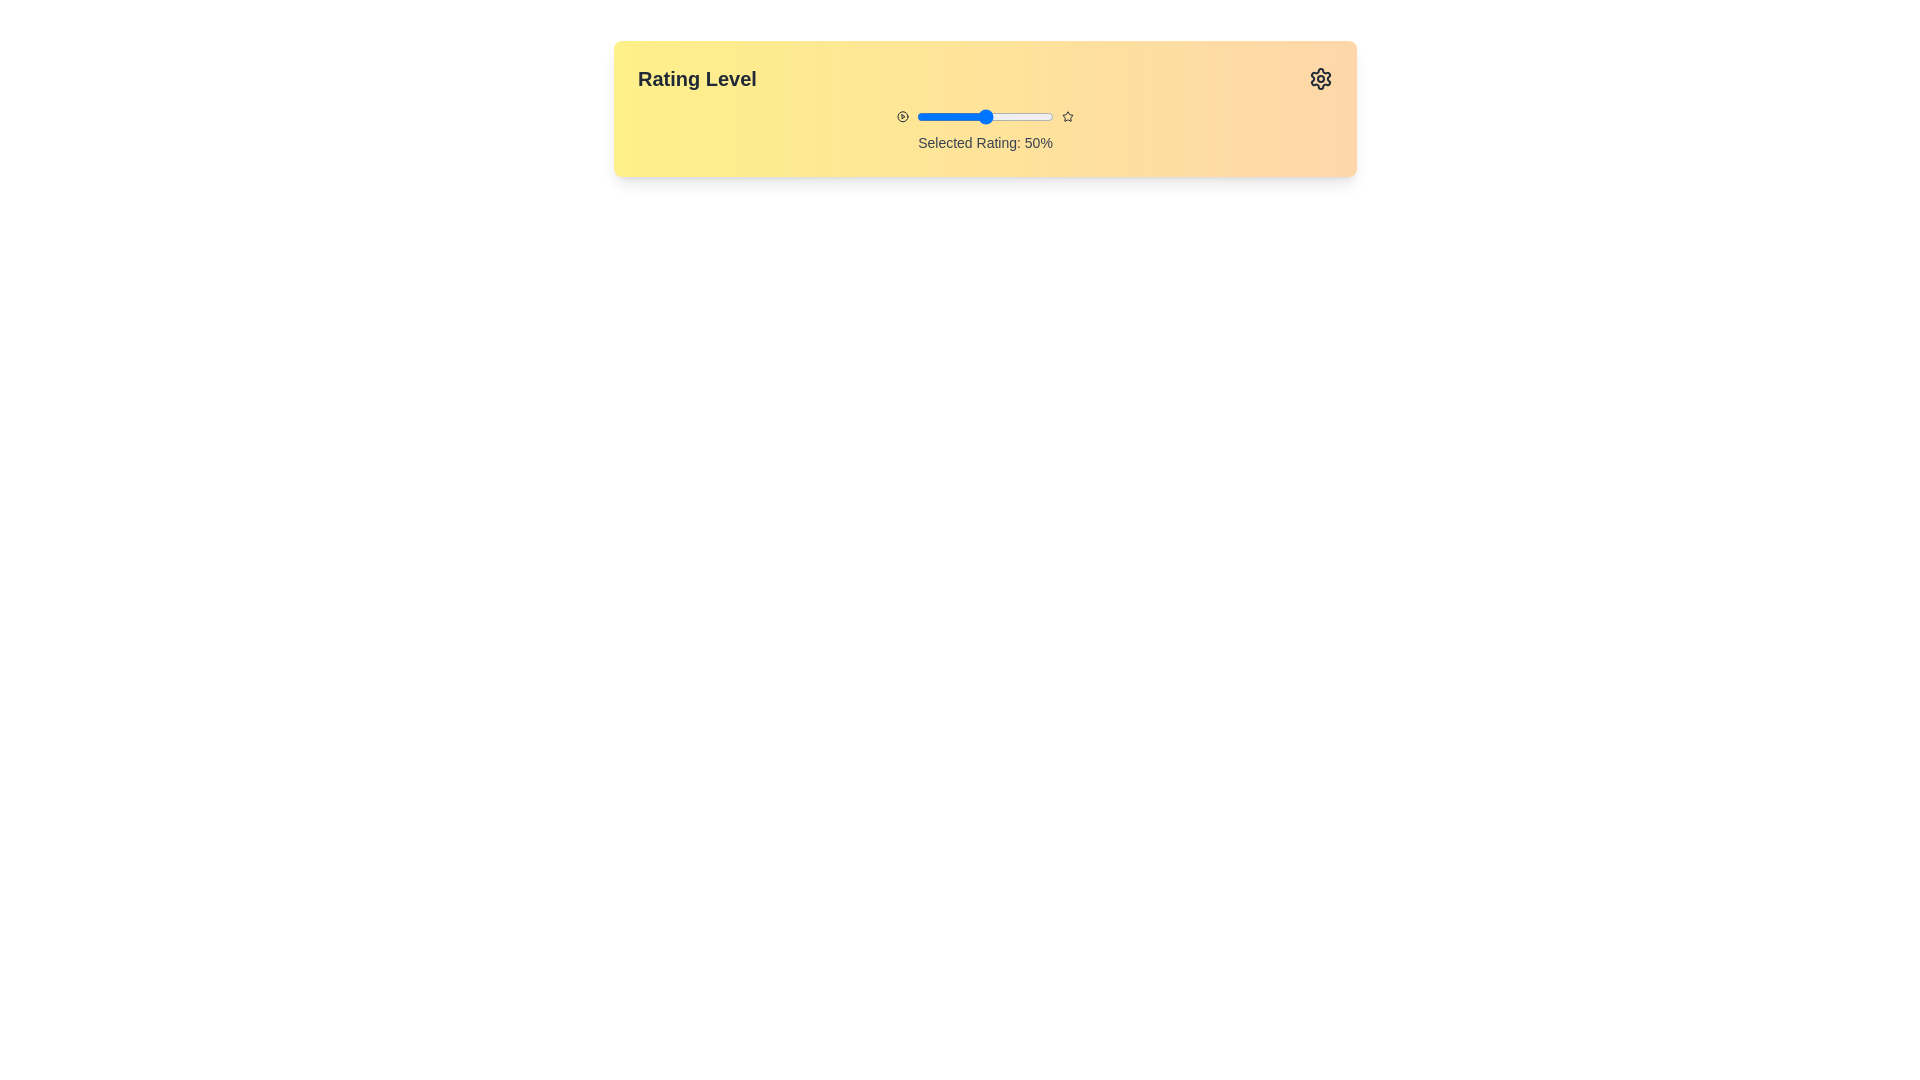  Describe the element at coordinates (944, 116) in the screenshot. I see `the slider` at that location.